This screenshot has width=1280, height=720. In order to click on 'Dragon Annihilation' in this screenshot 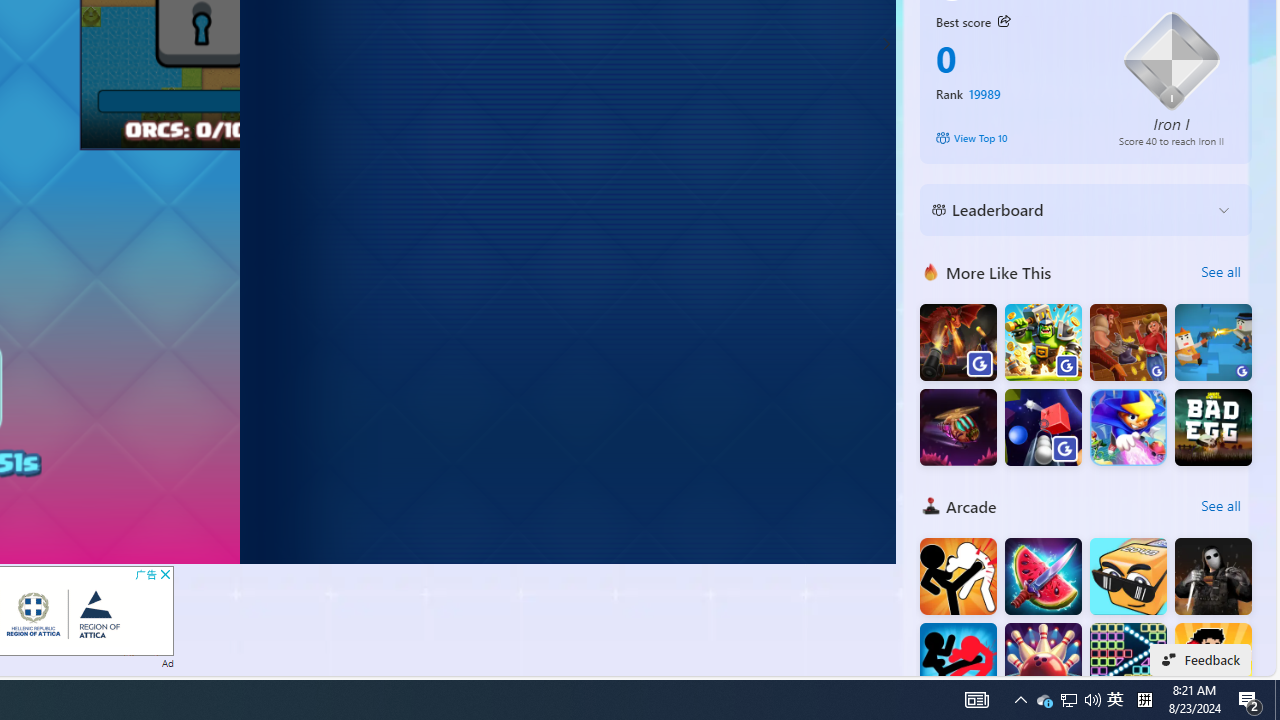, I will do `click(957, 341)`.